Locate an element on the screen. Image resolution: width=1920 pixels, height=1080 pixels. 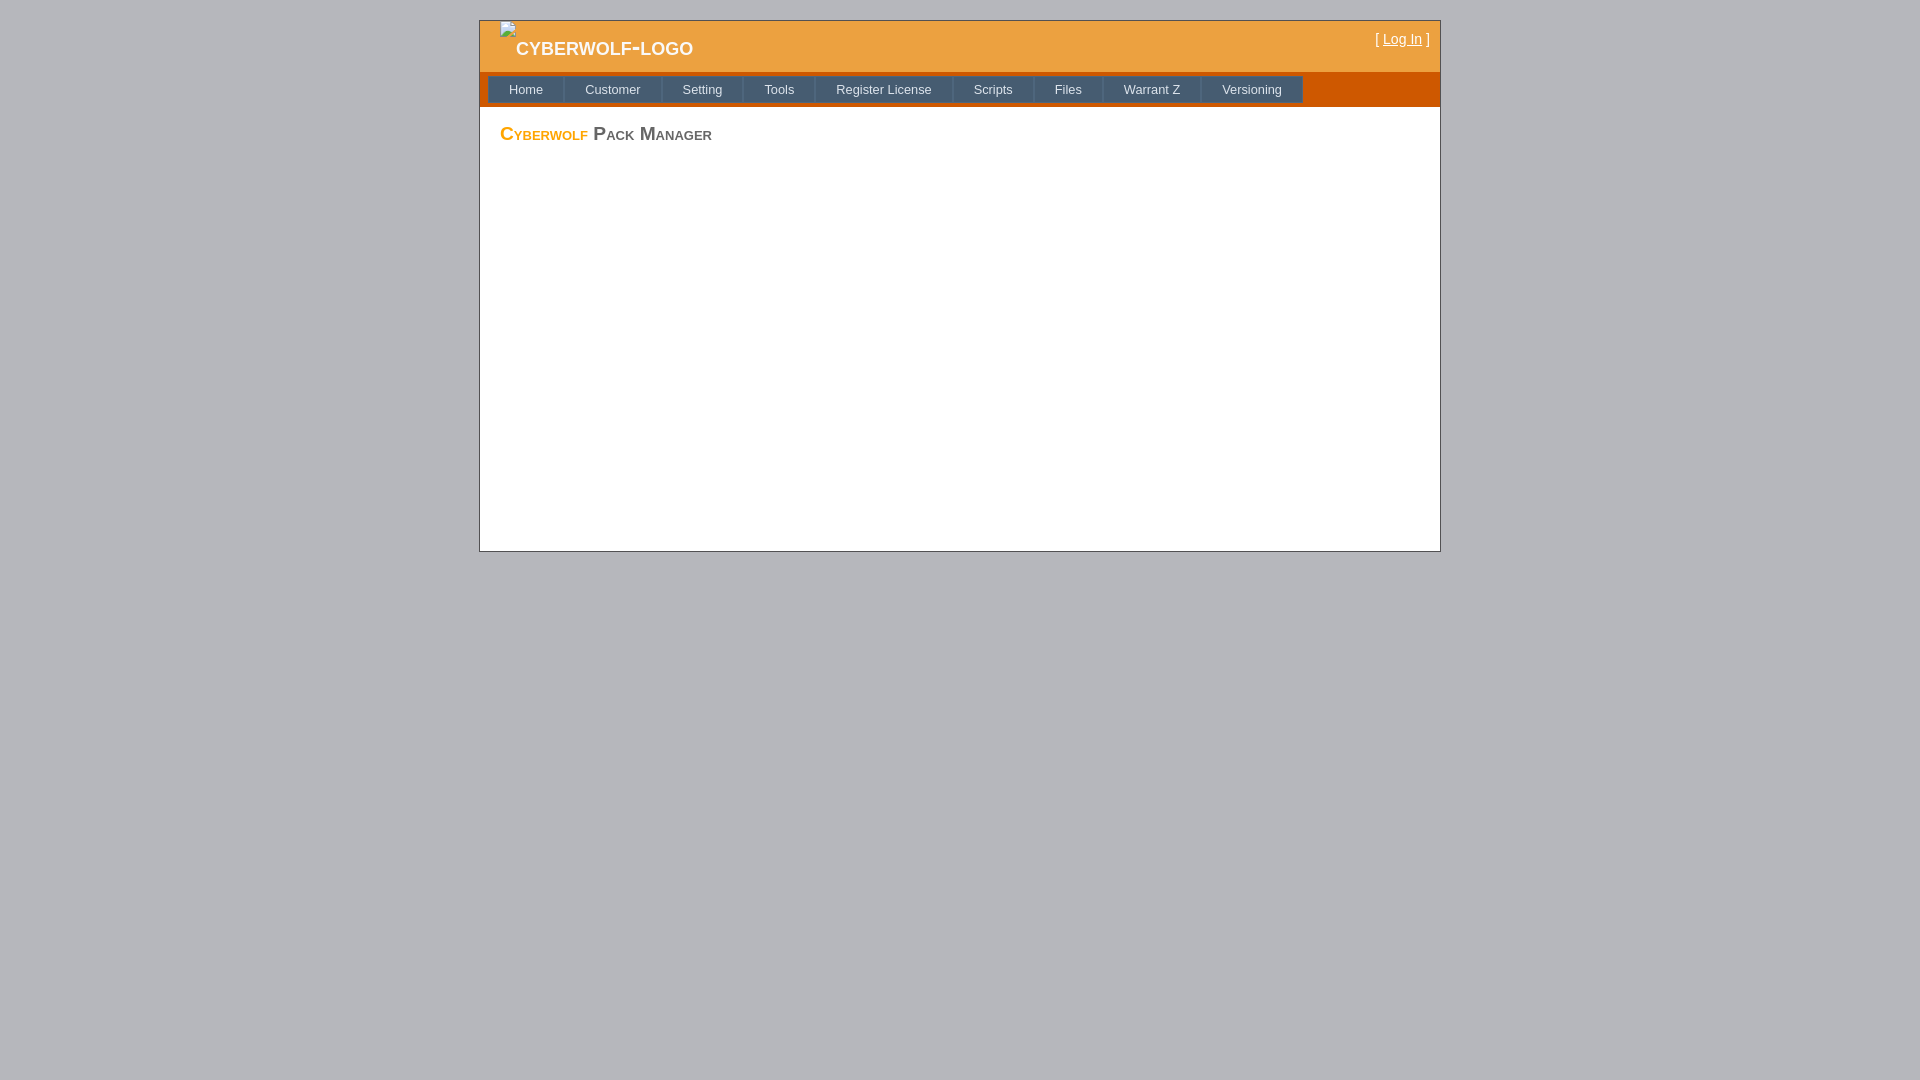
'Files' is located at coordinates (1067, 88).